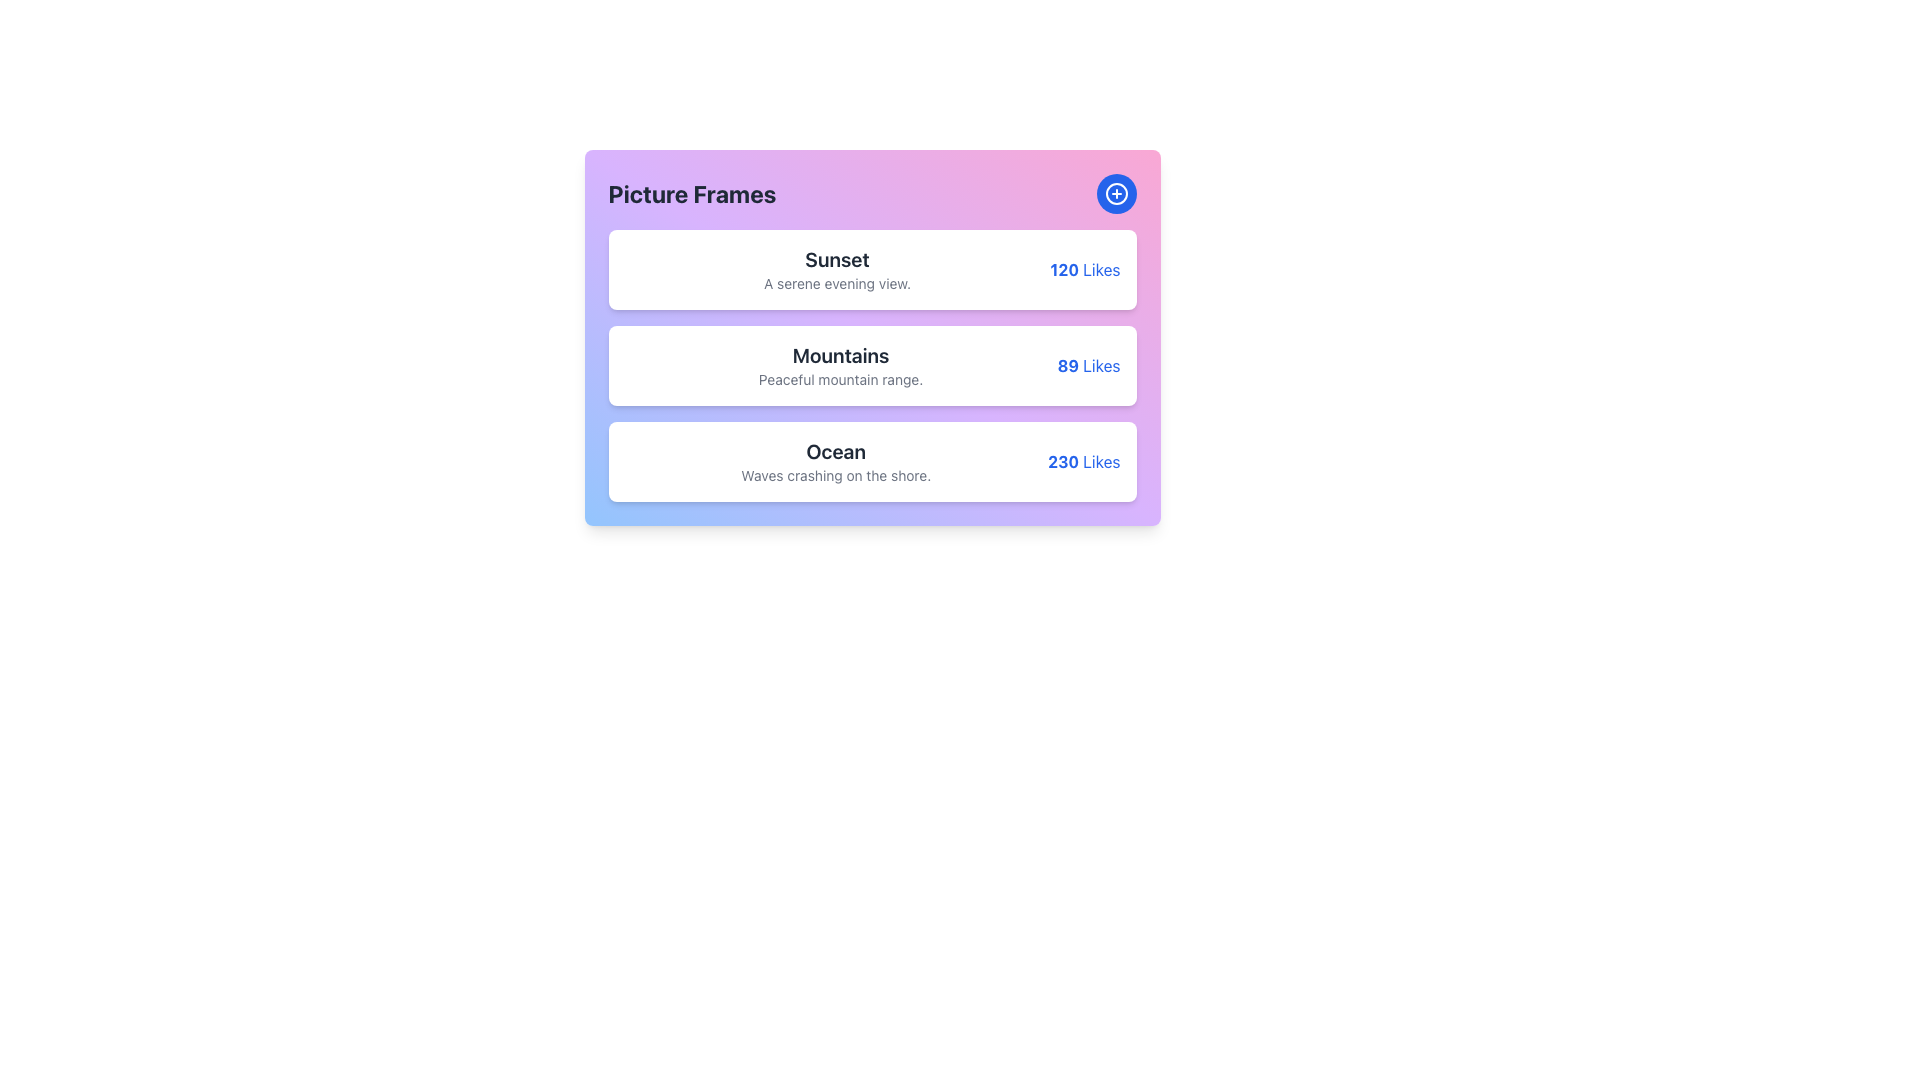 The width and height of the screenshot is (1920, 1080). I want to click on the 'Mountains' card, so click(872, 337).